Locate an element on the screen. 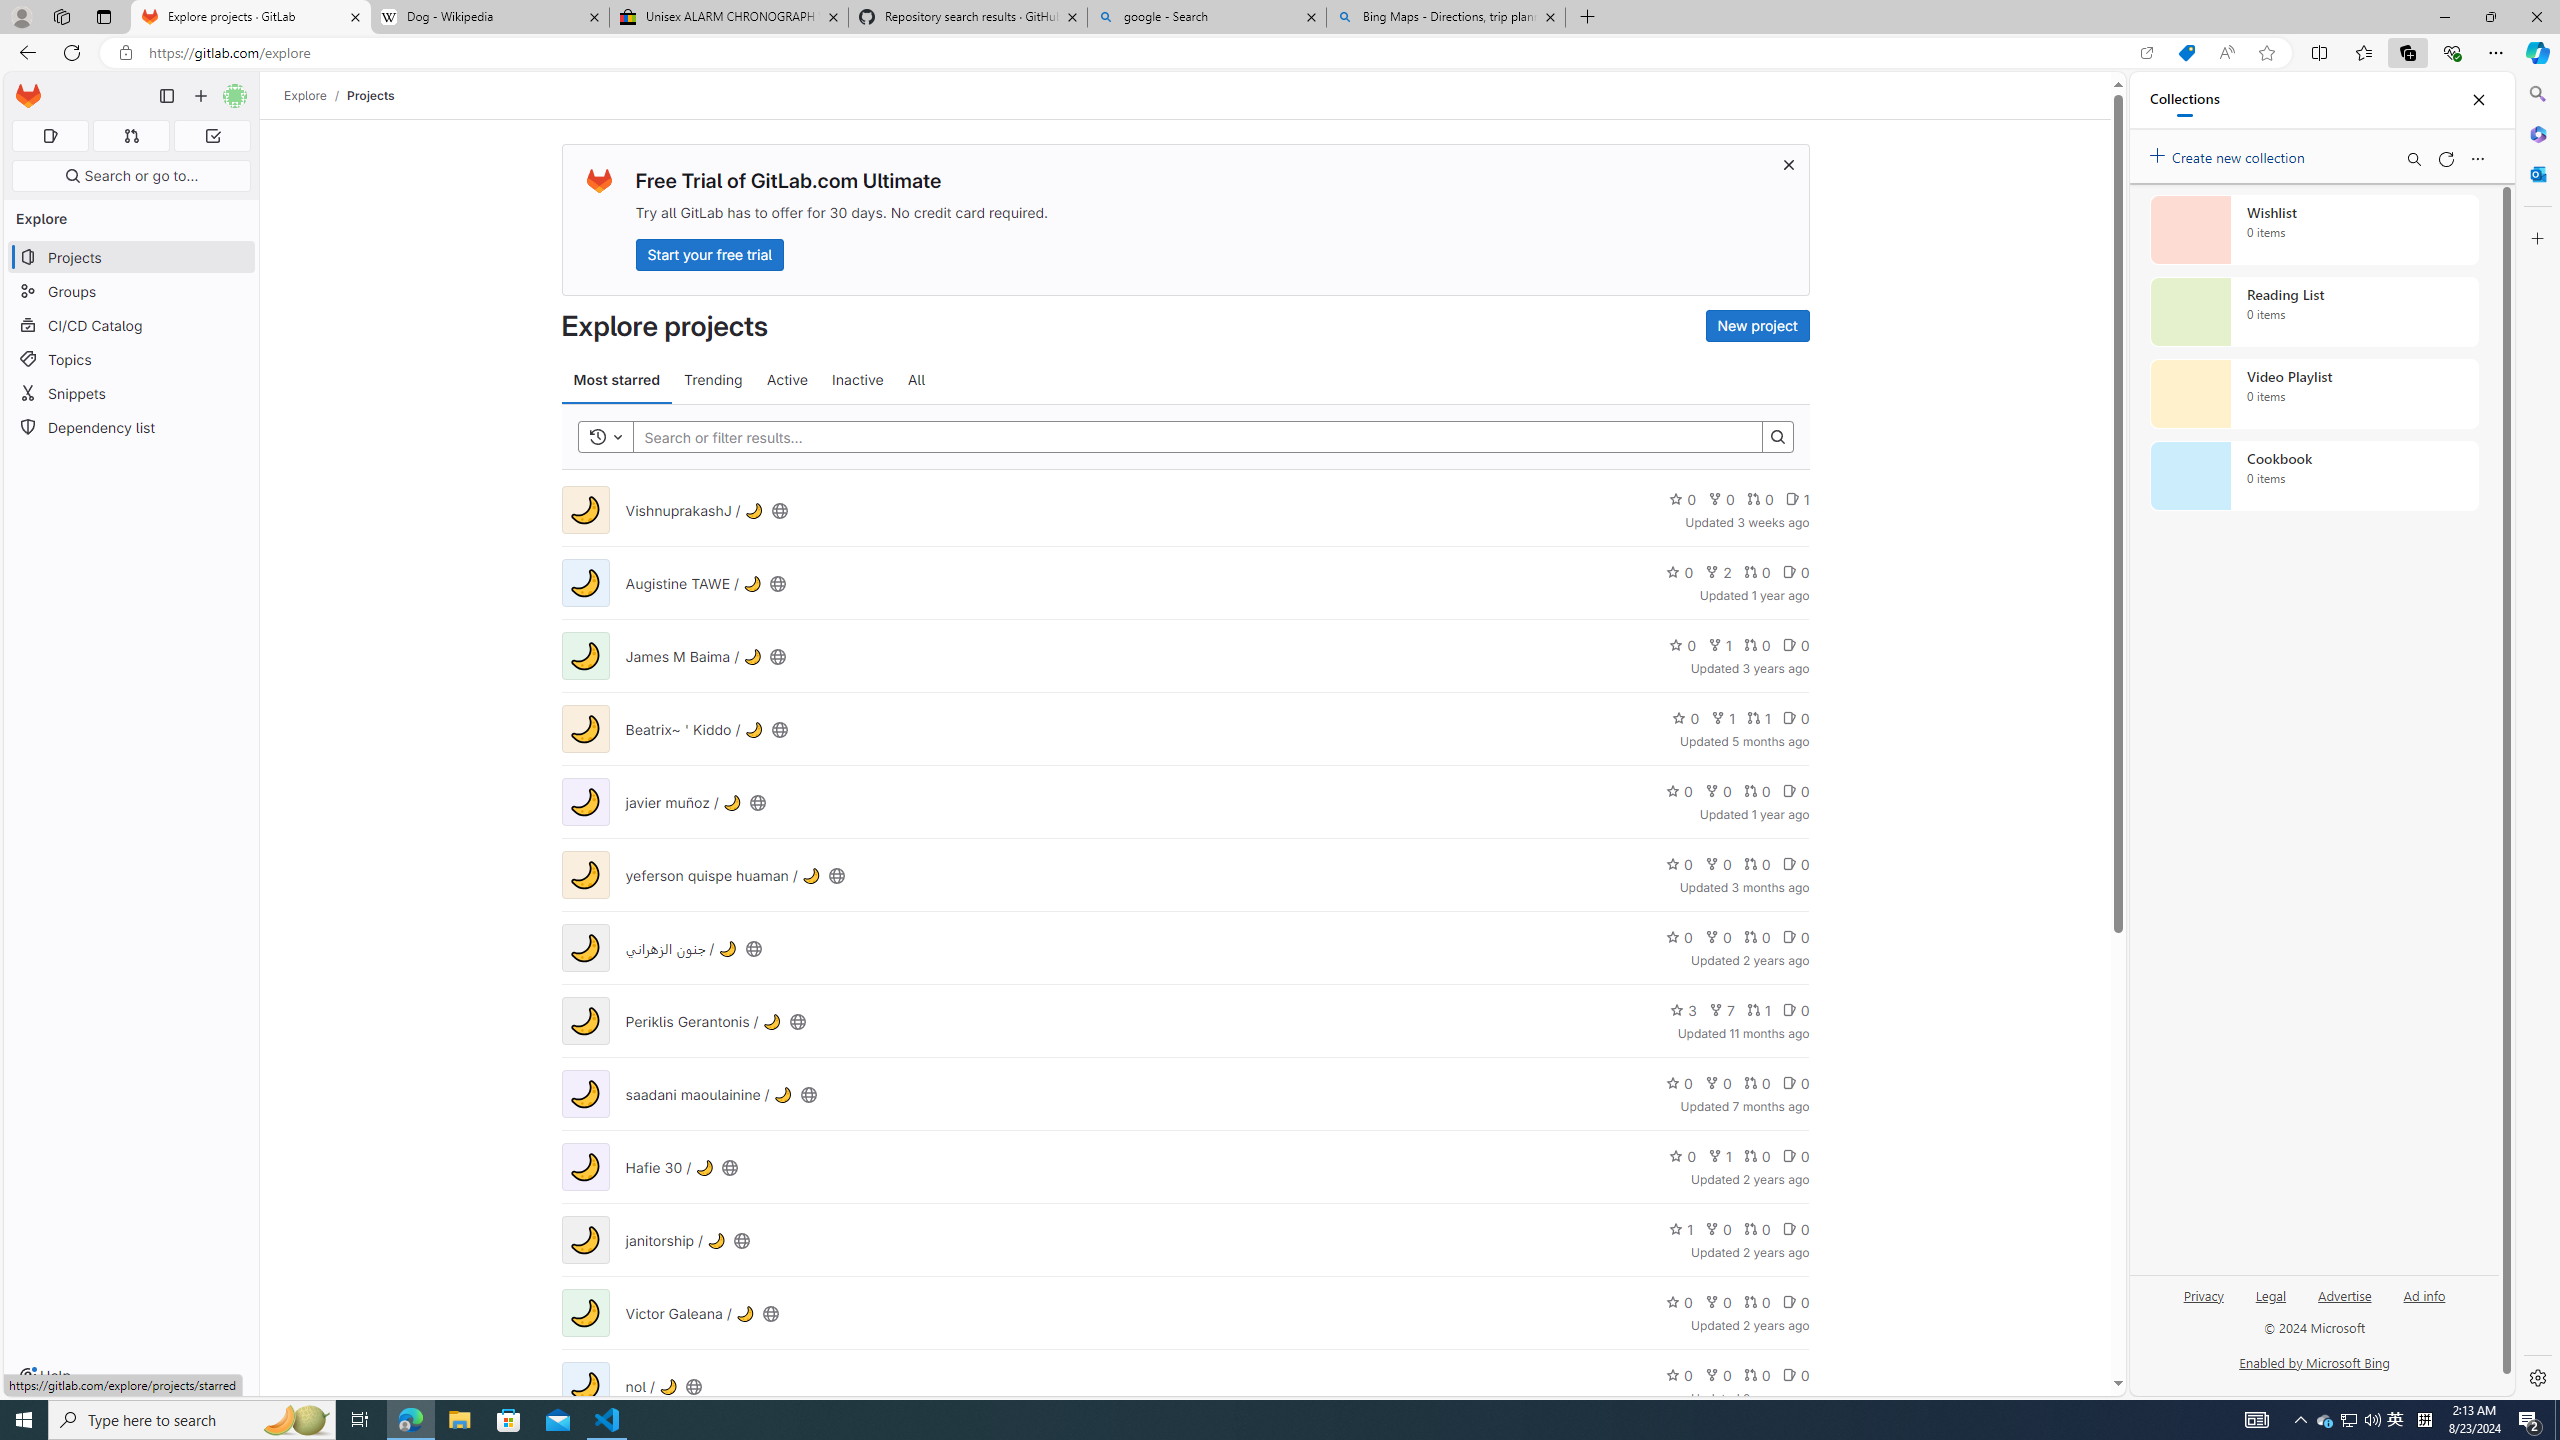 The height and width of the screenshot is (1440, 2560). 'Snippets' is located at coordinates (130, 392).